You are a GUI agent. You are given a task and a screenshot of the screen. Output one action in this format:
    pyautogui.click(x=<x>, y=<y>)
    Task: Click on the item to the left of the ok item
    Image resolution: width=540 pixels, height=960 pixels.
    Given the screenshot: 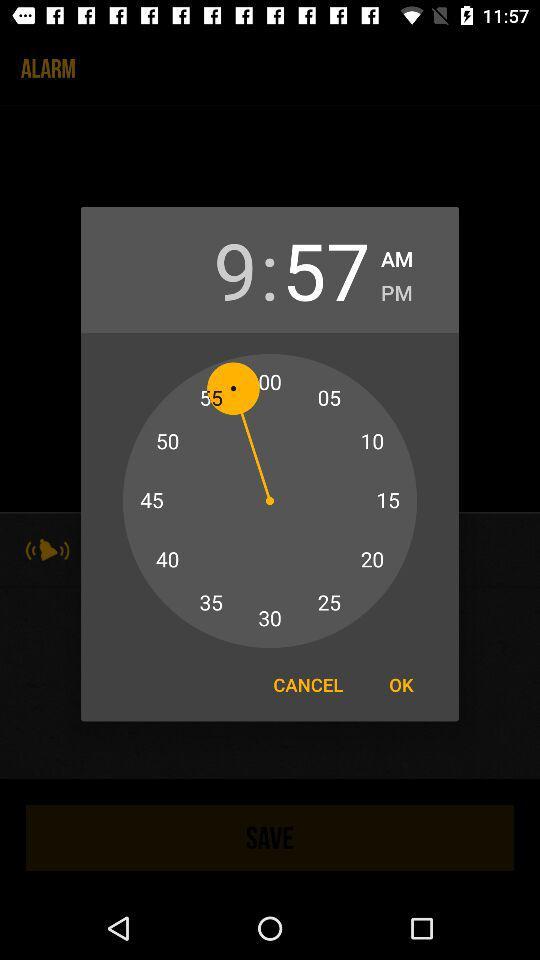 What is the action you would take?
    pyautogui.click(x=308, y=684)
    